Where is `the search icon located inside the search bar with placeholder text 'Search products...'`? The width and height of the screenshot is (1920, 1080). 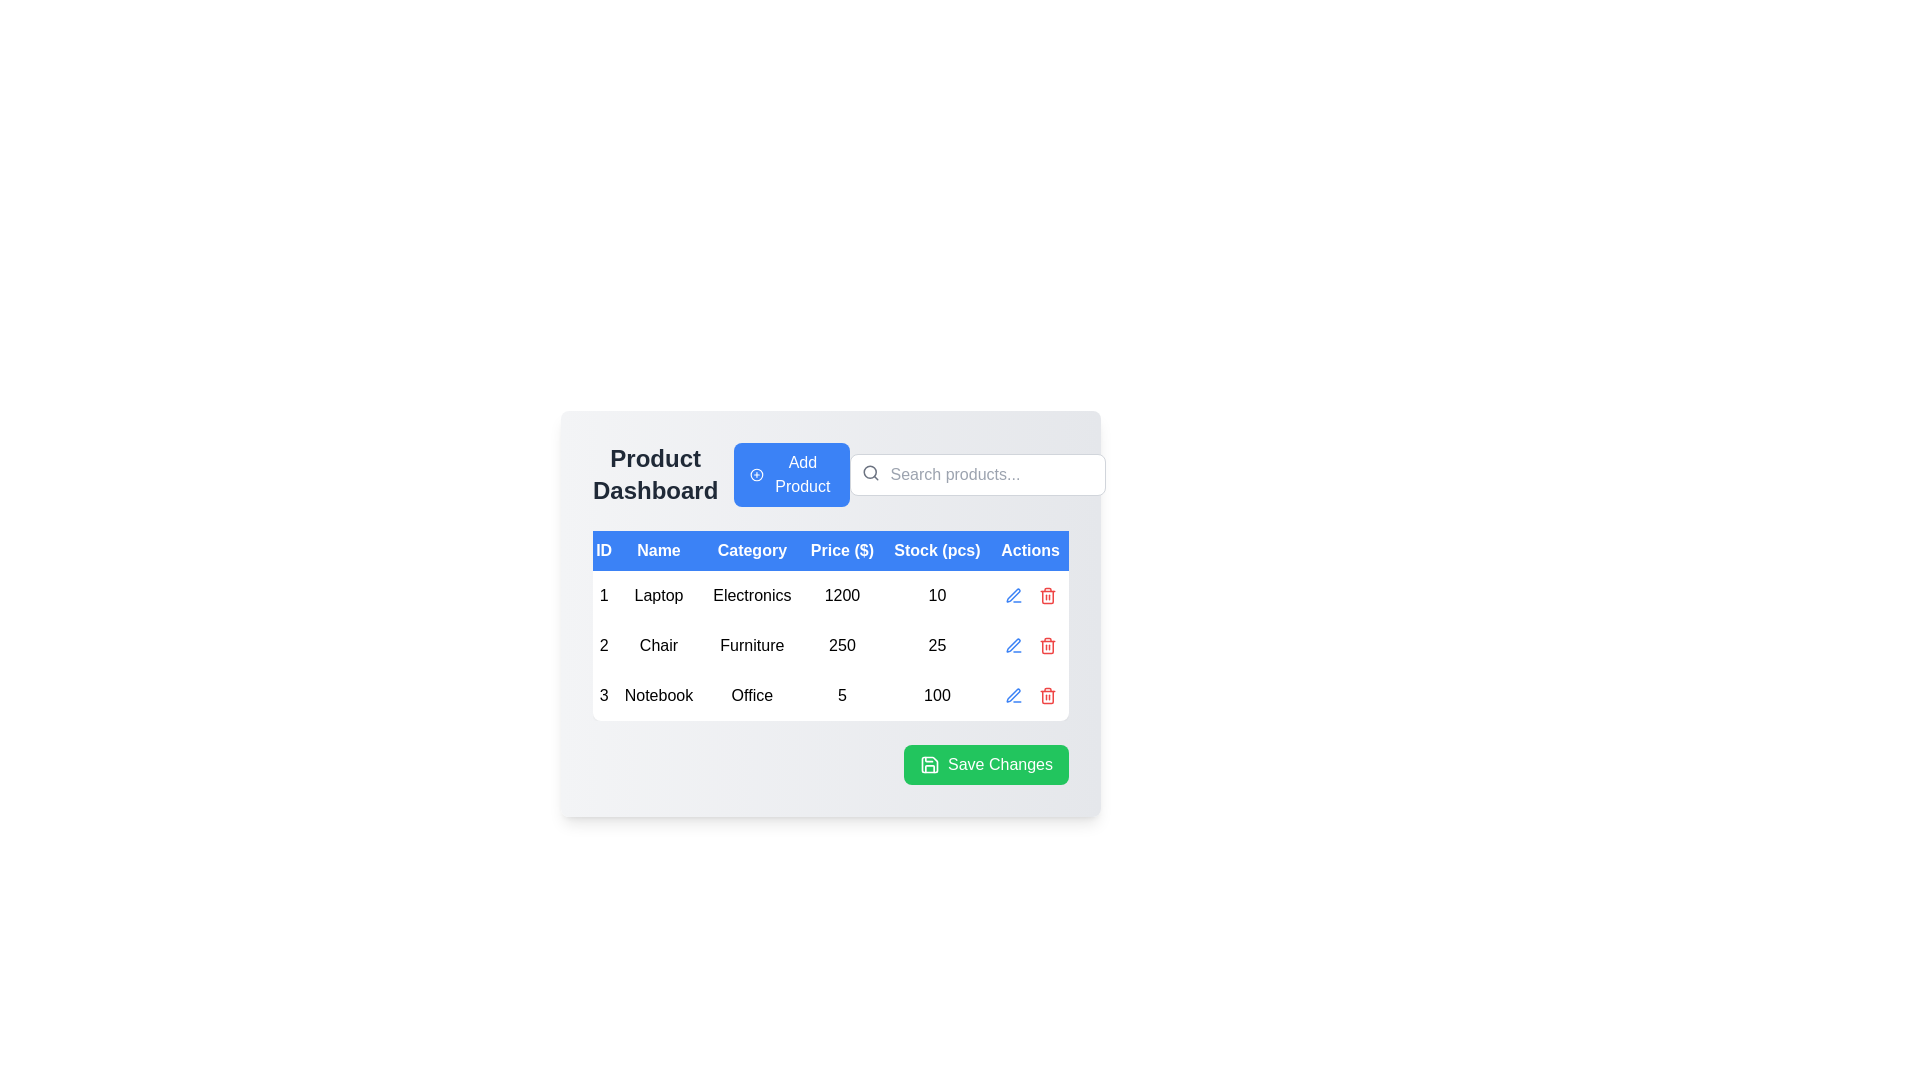 the search icon located inside the search bar with placeholder text 'Search products...' is located at coordinates (870, 473).